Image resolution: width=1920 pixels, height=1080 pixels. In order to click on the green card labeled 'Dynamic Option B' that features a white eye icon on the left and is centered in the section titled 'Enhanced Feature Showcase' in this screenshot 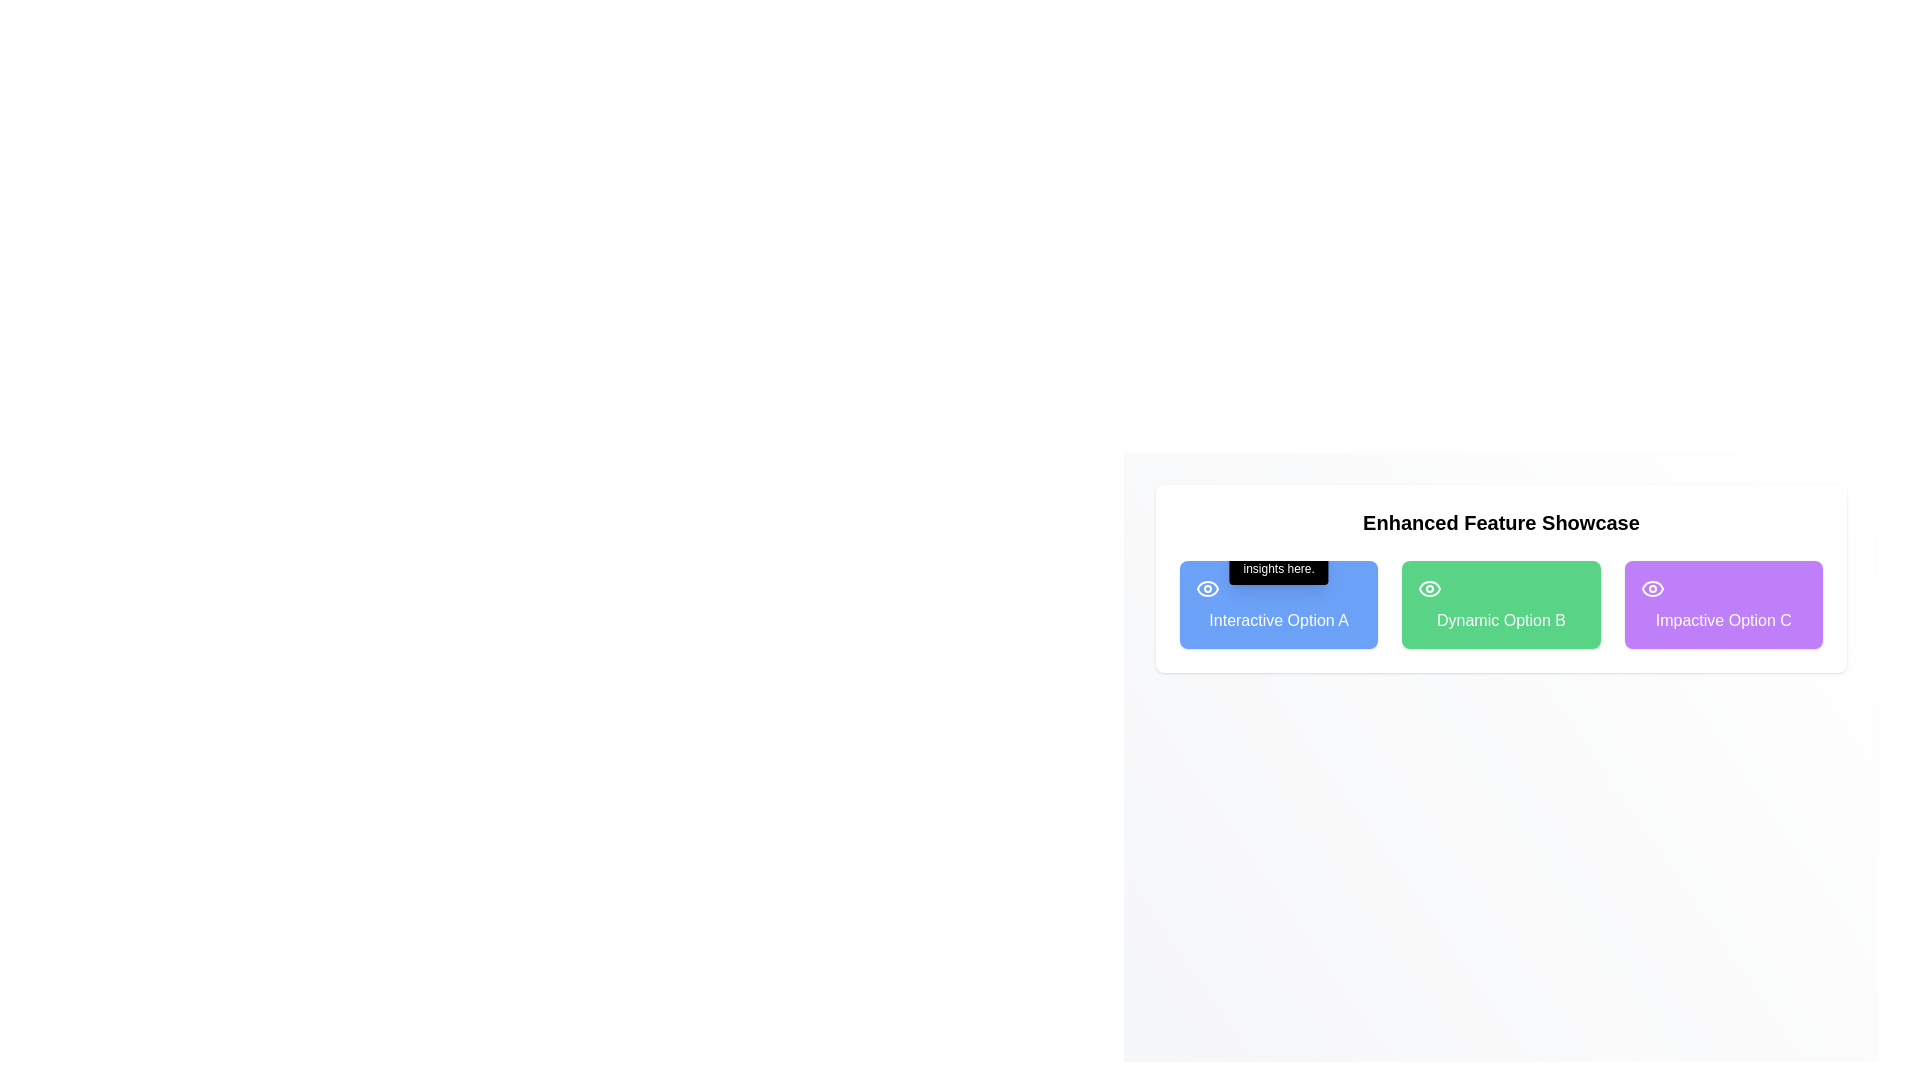, I will do `click(1501, 604)`.